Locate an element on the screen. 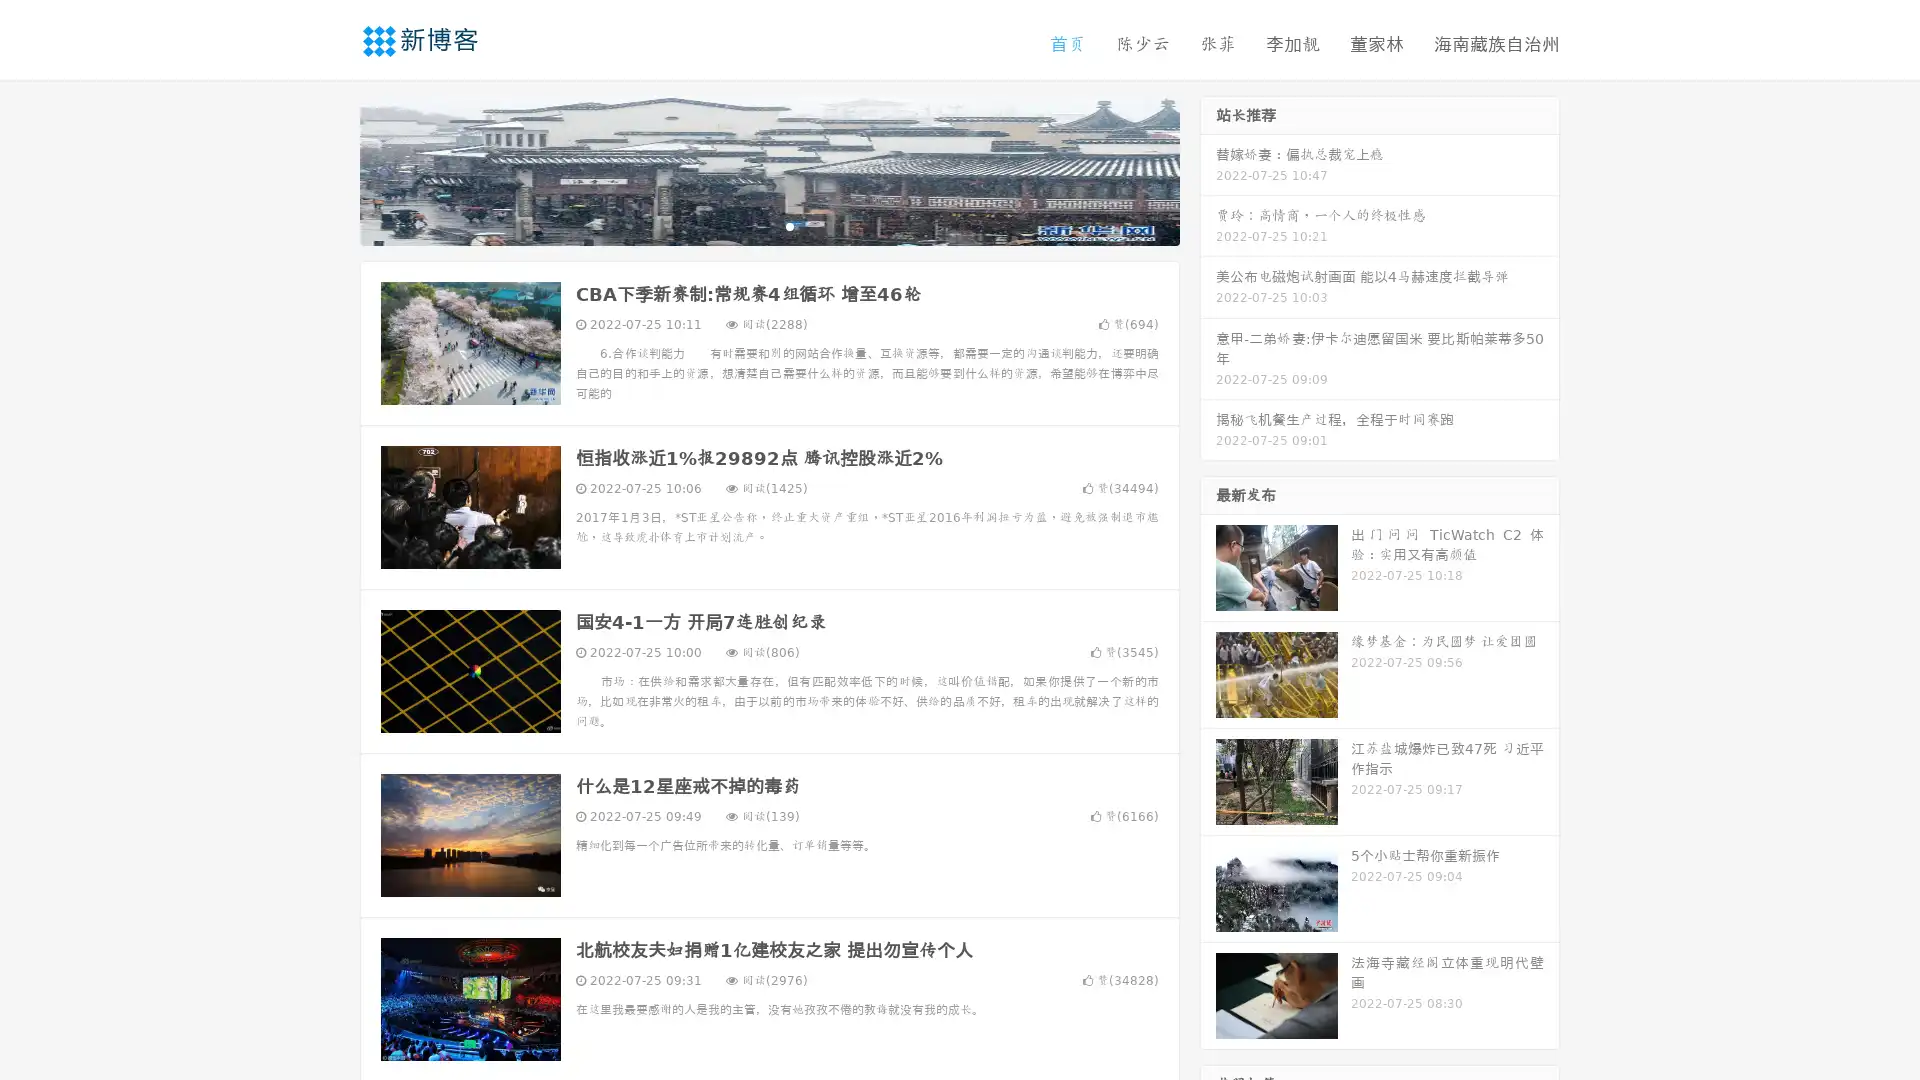 The image size is (1920, 1080). Go to slide 1 is located at coordinates (748, 225).